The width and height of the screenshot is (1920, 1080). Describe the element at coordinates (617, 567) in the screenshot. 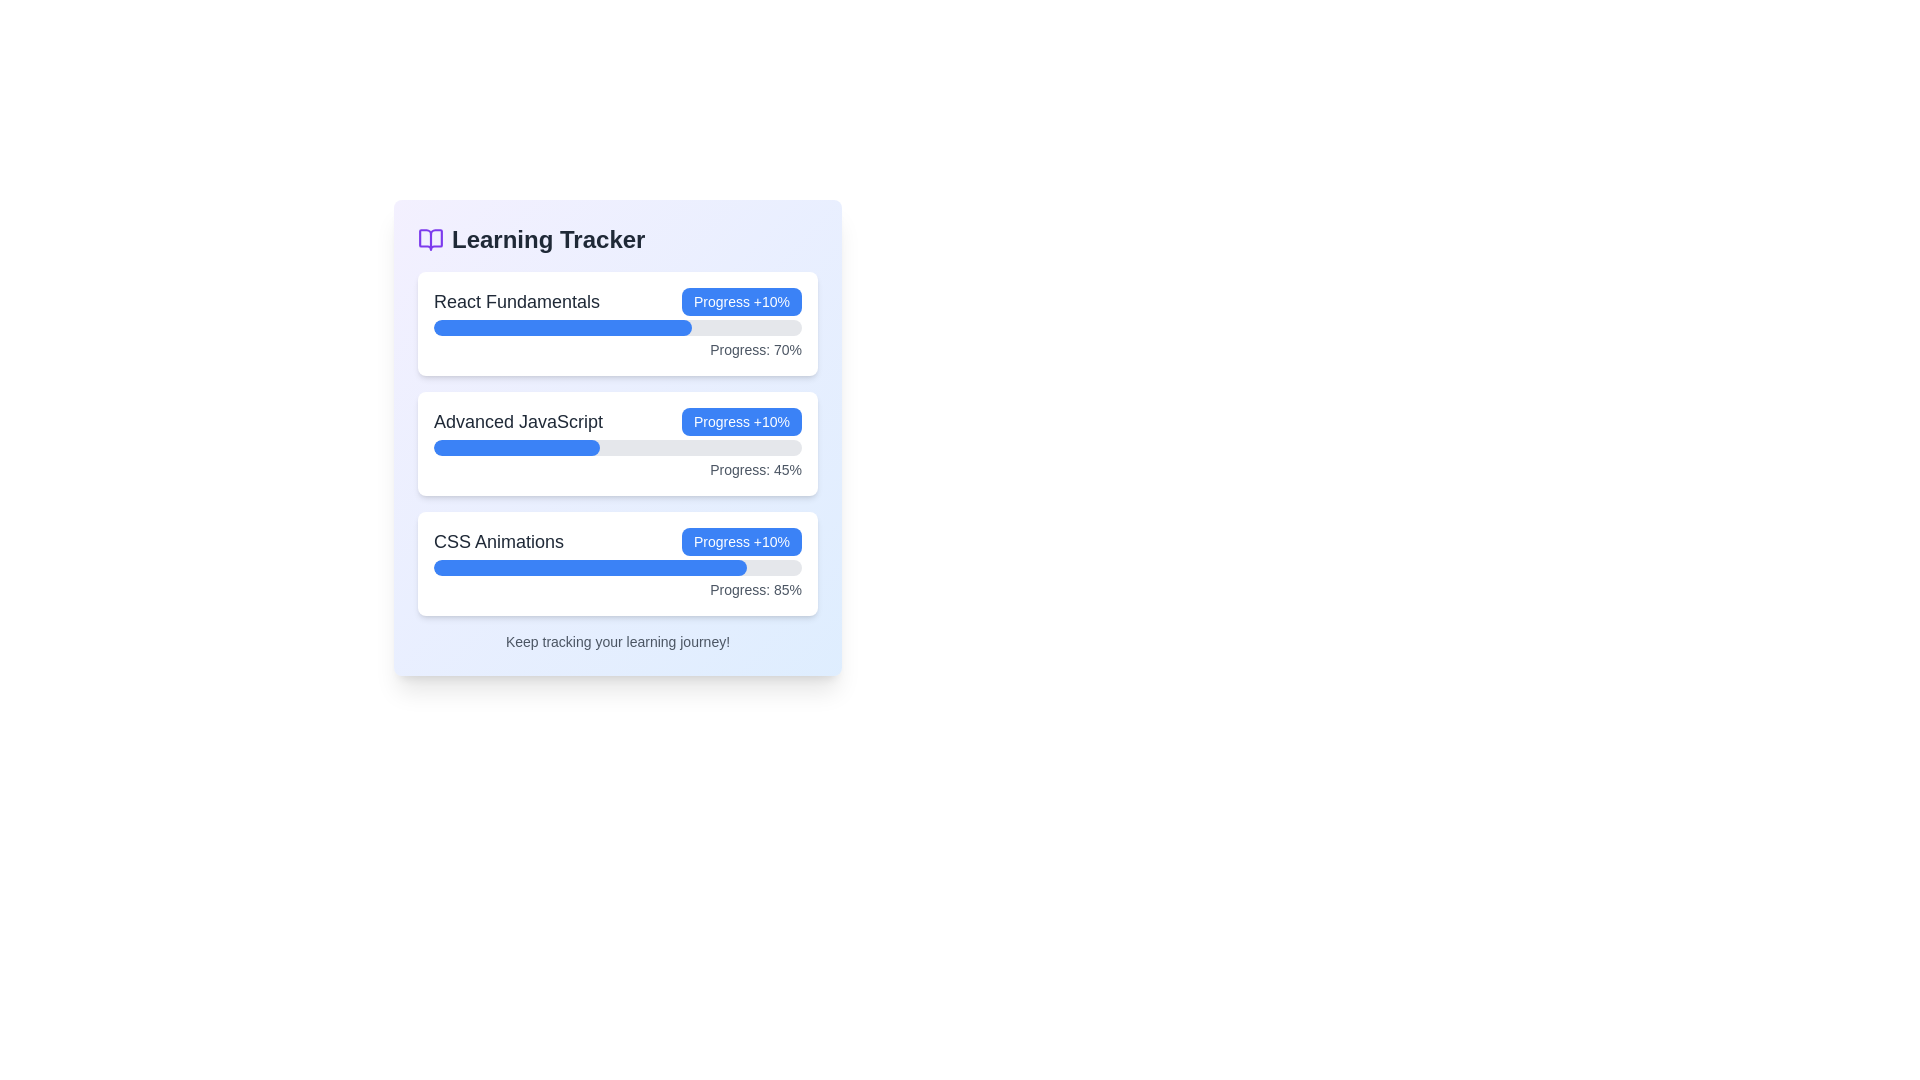

I see `the horizontal progress bar with rounded edges located in the third card labeled 'CSS Animations', positioned below the card's header title and button, and above the 'Progress: 85%' text` at that location.